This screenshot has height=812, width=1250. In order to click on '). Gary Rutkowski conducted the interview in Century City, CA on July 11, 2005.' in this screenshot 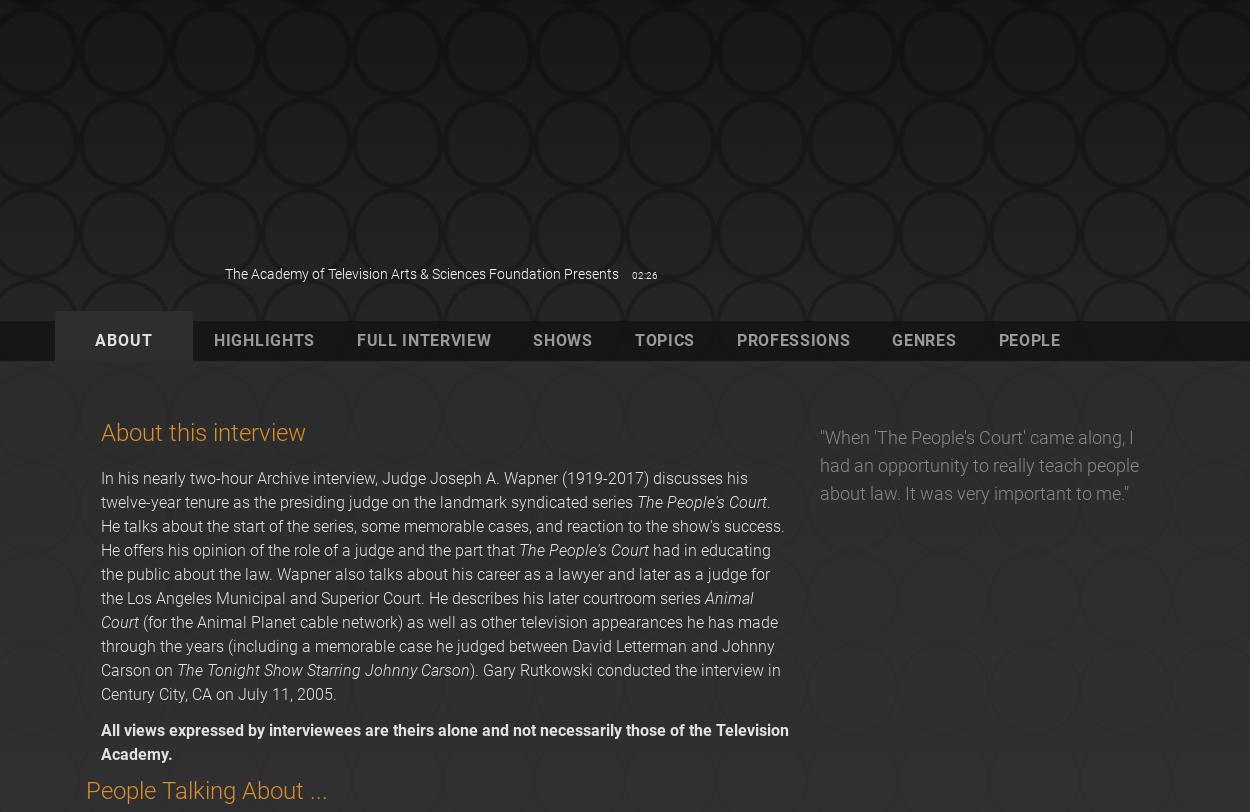, I will do `click(440, 682)`.